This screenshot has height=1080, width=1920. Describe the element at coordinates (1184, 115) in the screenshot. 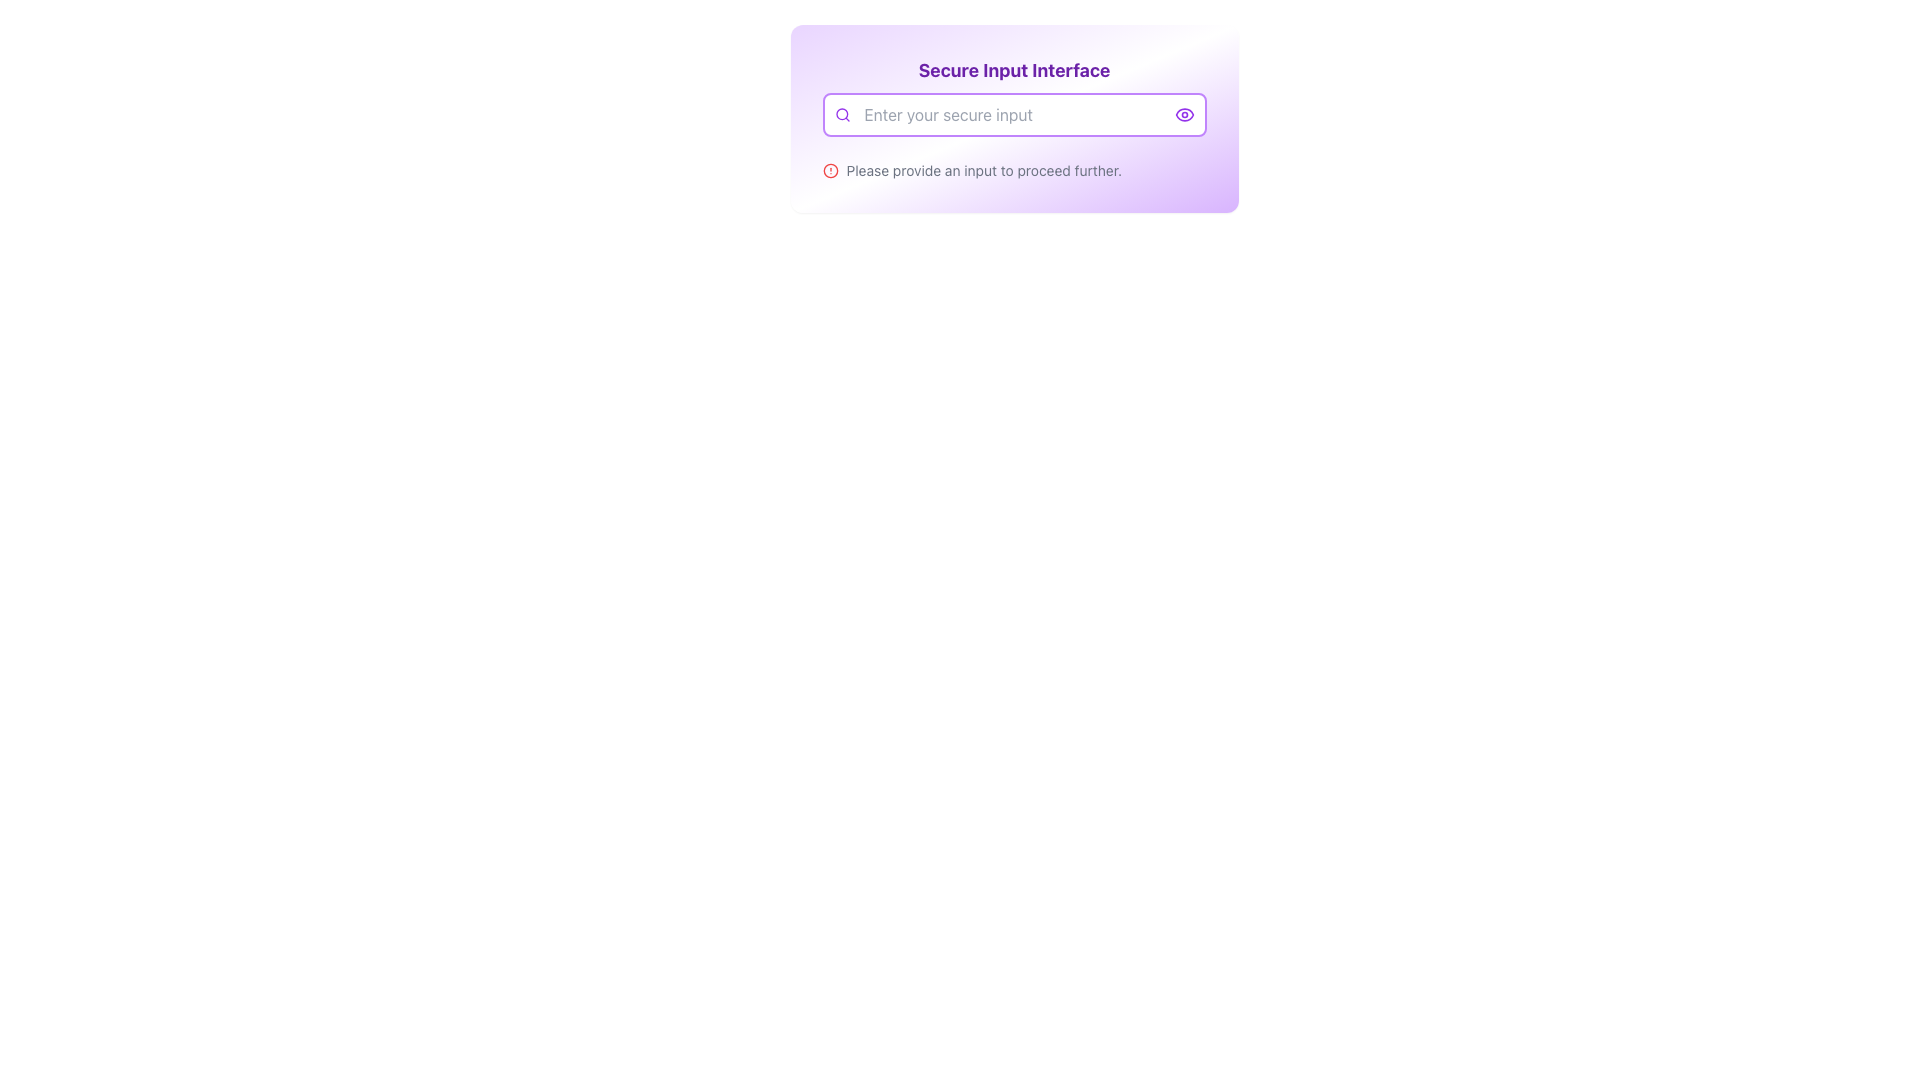

I see `the outer shape of the eye icon, which is positioned near the top-right corner of the input field area` at that location.